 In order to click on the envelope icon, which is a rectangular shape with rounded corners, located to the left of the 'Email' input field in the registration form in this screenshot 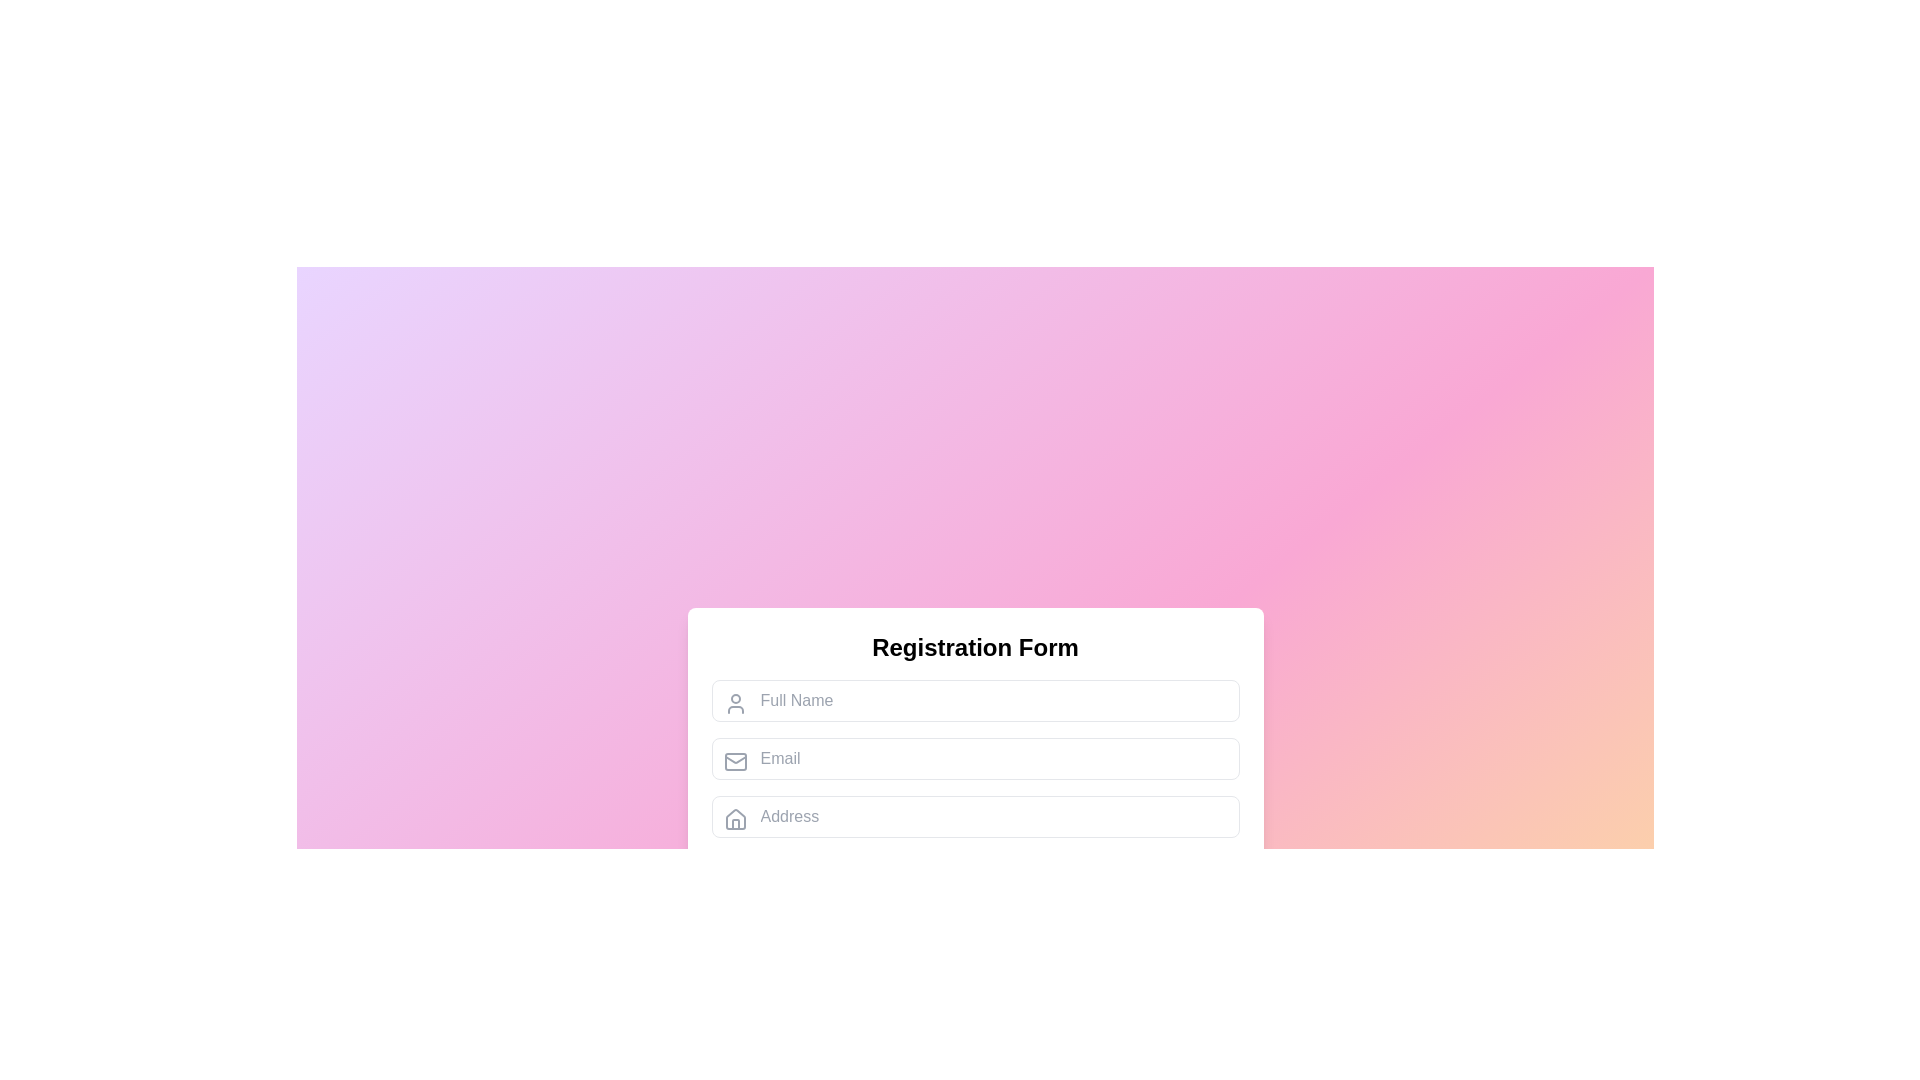, I will do `click(734, 761)`.